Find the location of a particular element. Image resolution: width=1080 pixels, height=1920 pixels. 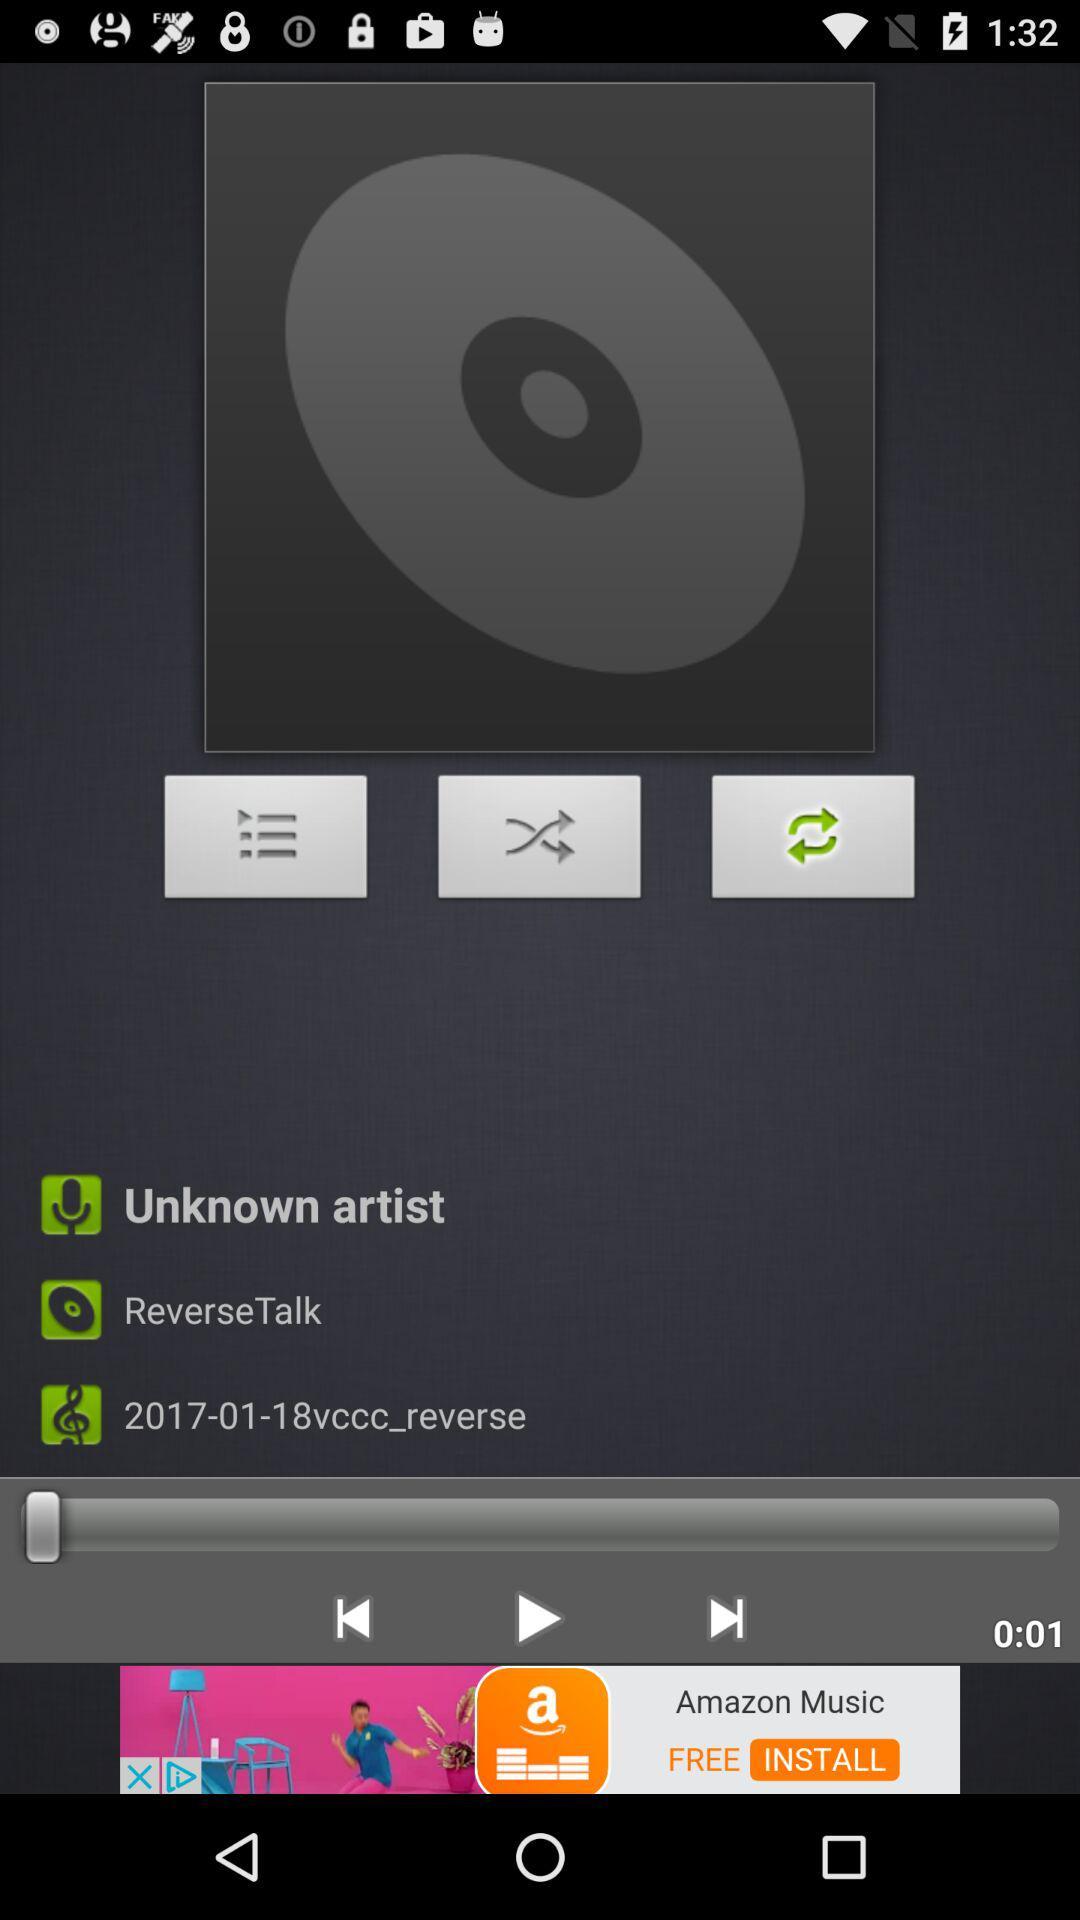

the menu is located at coordinates (265, 842).